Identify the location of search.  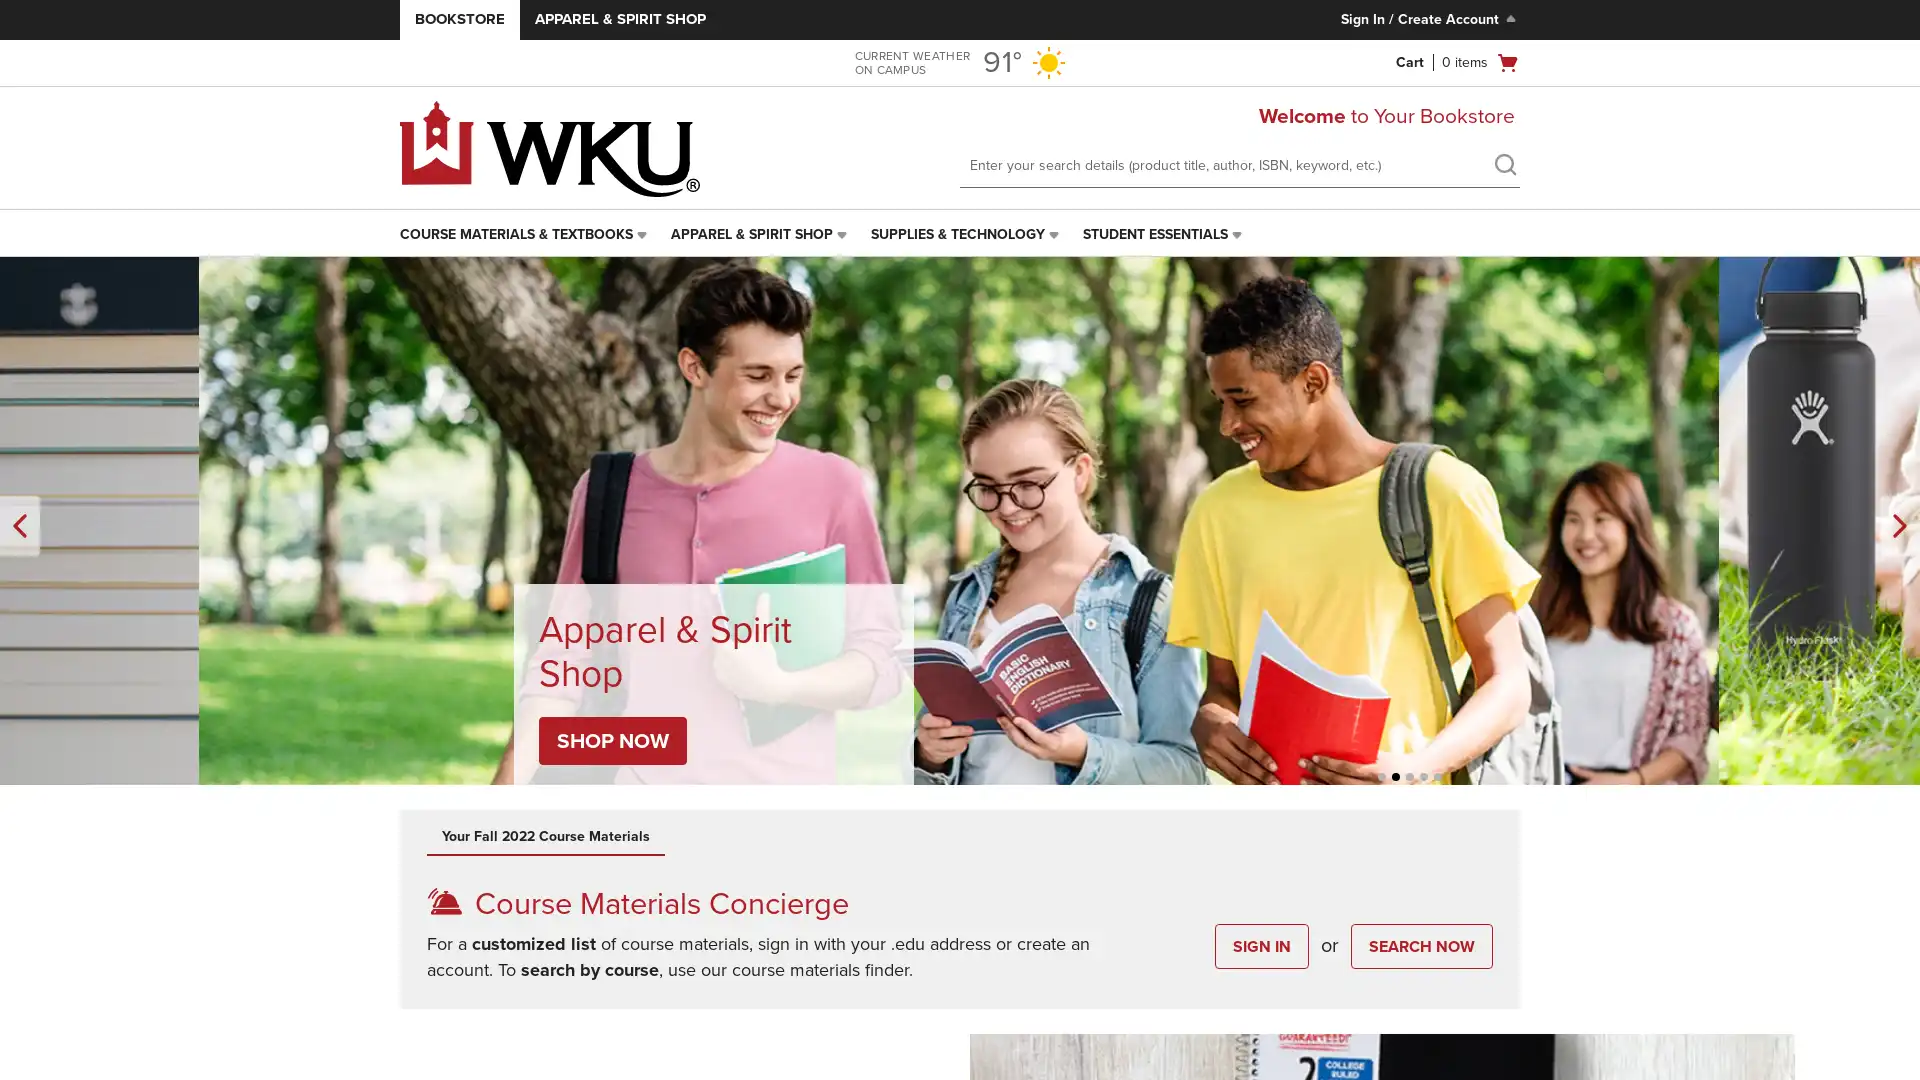
(1505, 164).